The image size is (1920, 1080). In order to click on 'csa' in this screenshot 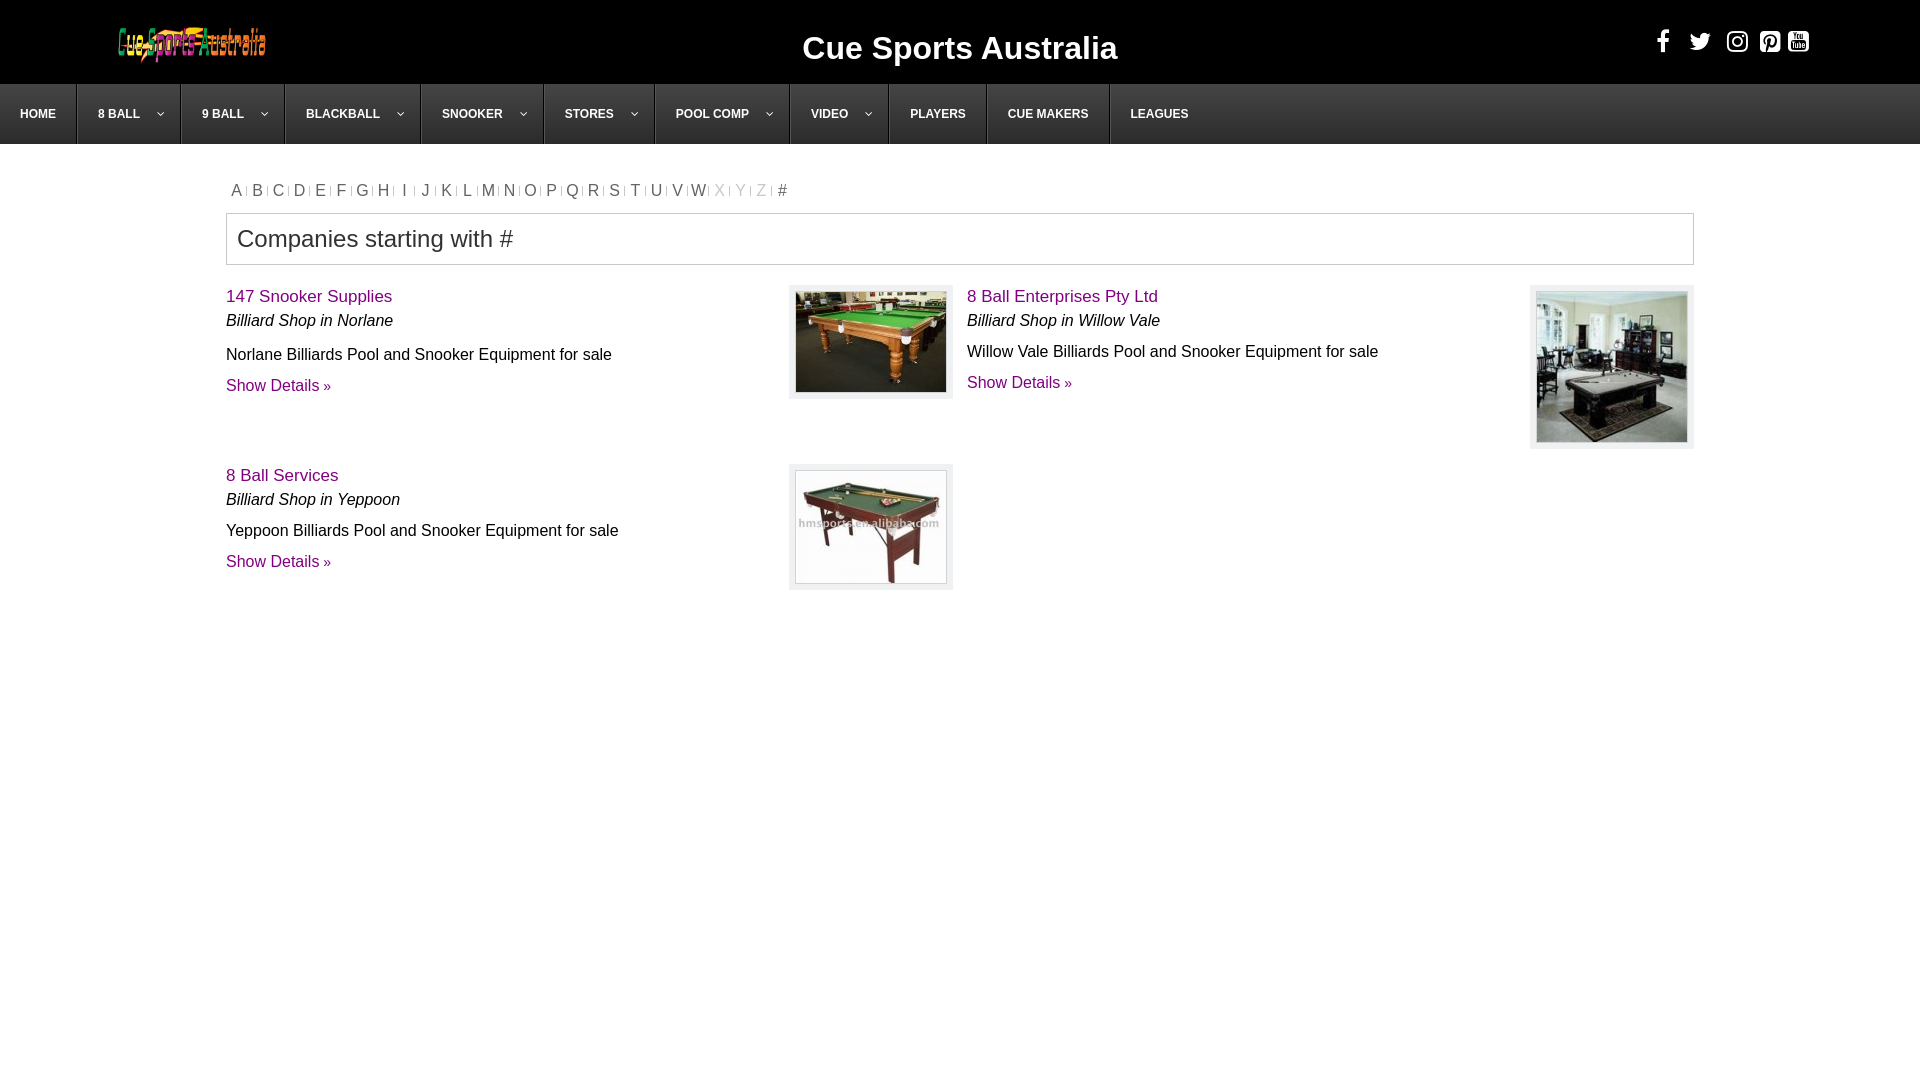, I will do `click(192, 42)`.